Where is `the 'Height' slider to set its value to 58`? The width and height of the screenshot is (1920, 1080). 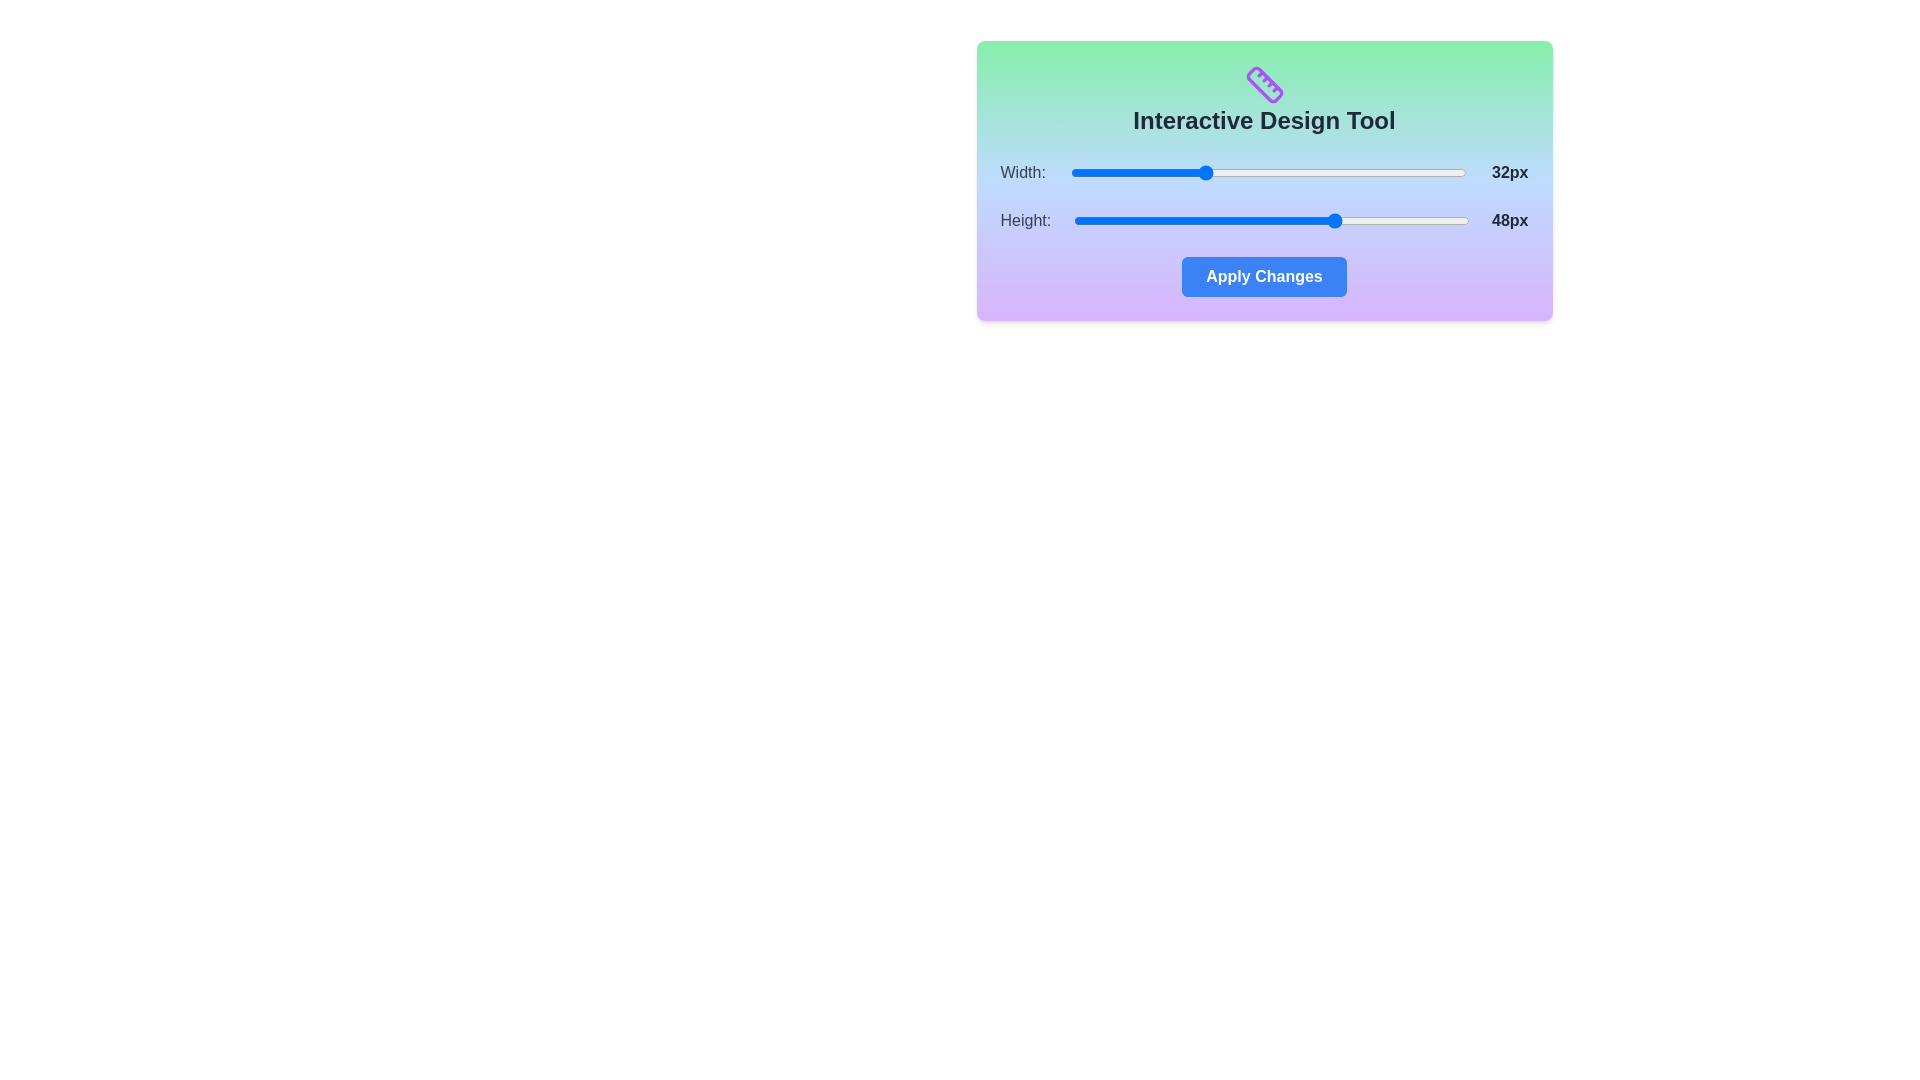 the 'Height' slider to set its value to 58 is located at coordinates (1419, 220).